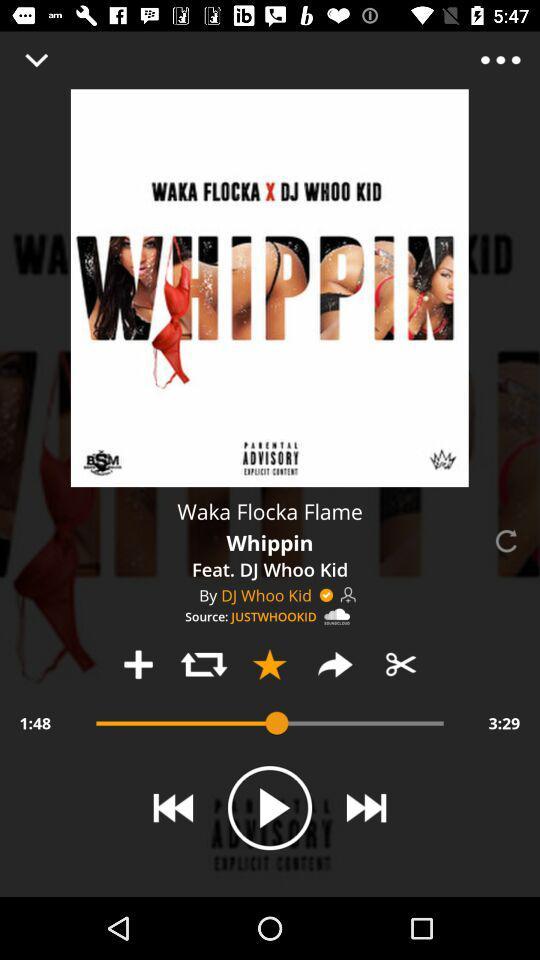  Describe the element at coordinates (347, 595) in the screenshot. I see `the avatar icon` at that location.